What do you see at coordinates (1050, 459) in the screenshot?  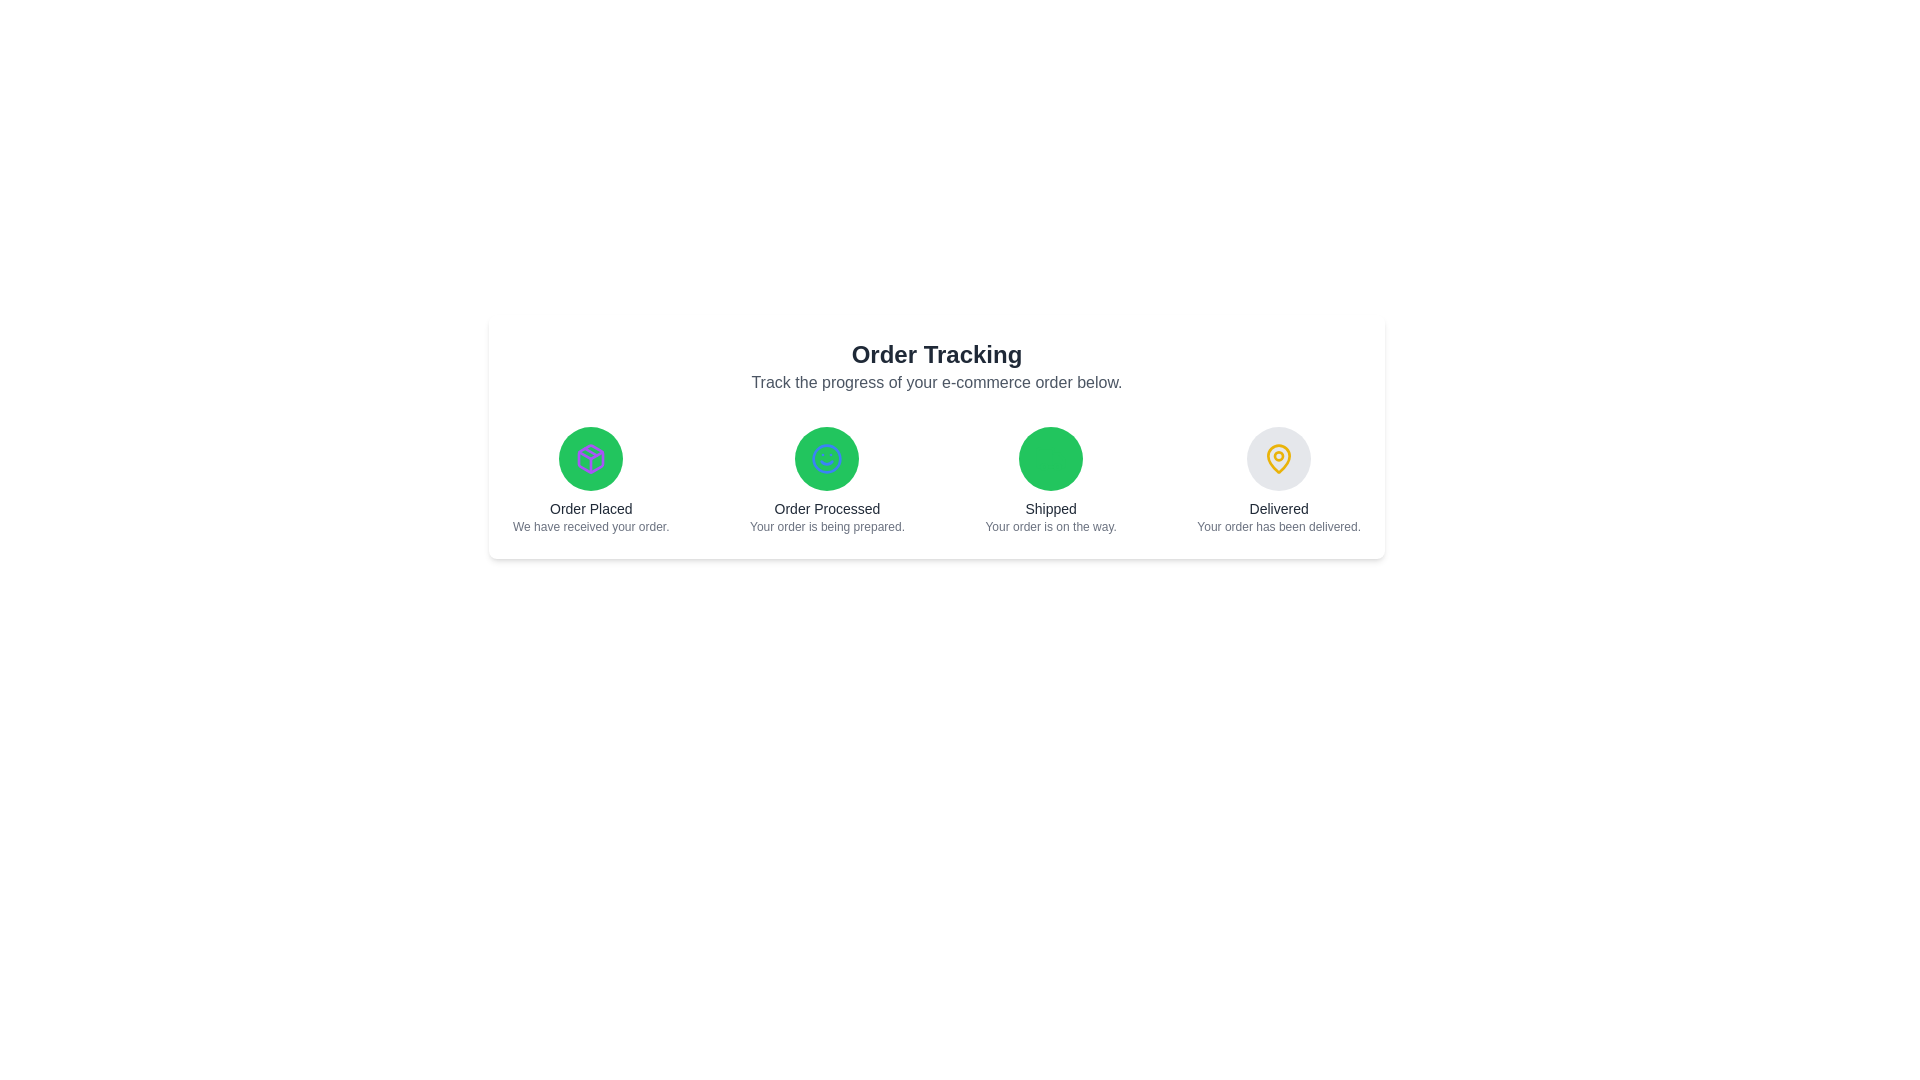 I see `the 'Shipped' status indicator in the order tracking process, which is the third step indicator located between 'Order Processed' and 'Delivered'` at bounding box center [1050, 459].